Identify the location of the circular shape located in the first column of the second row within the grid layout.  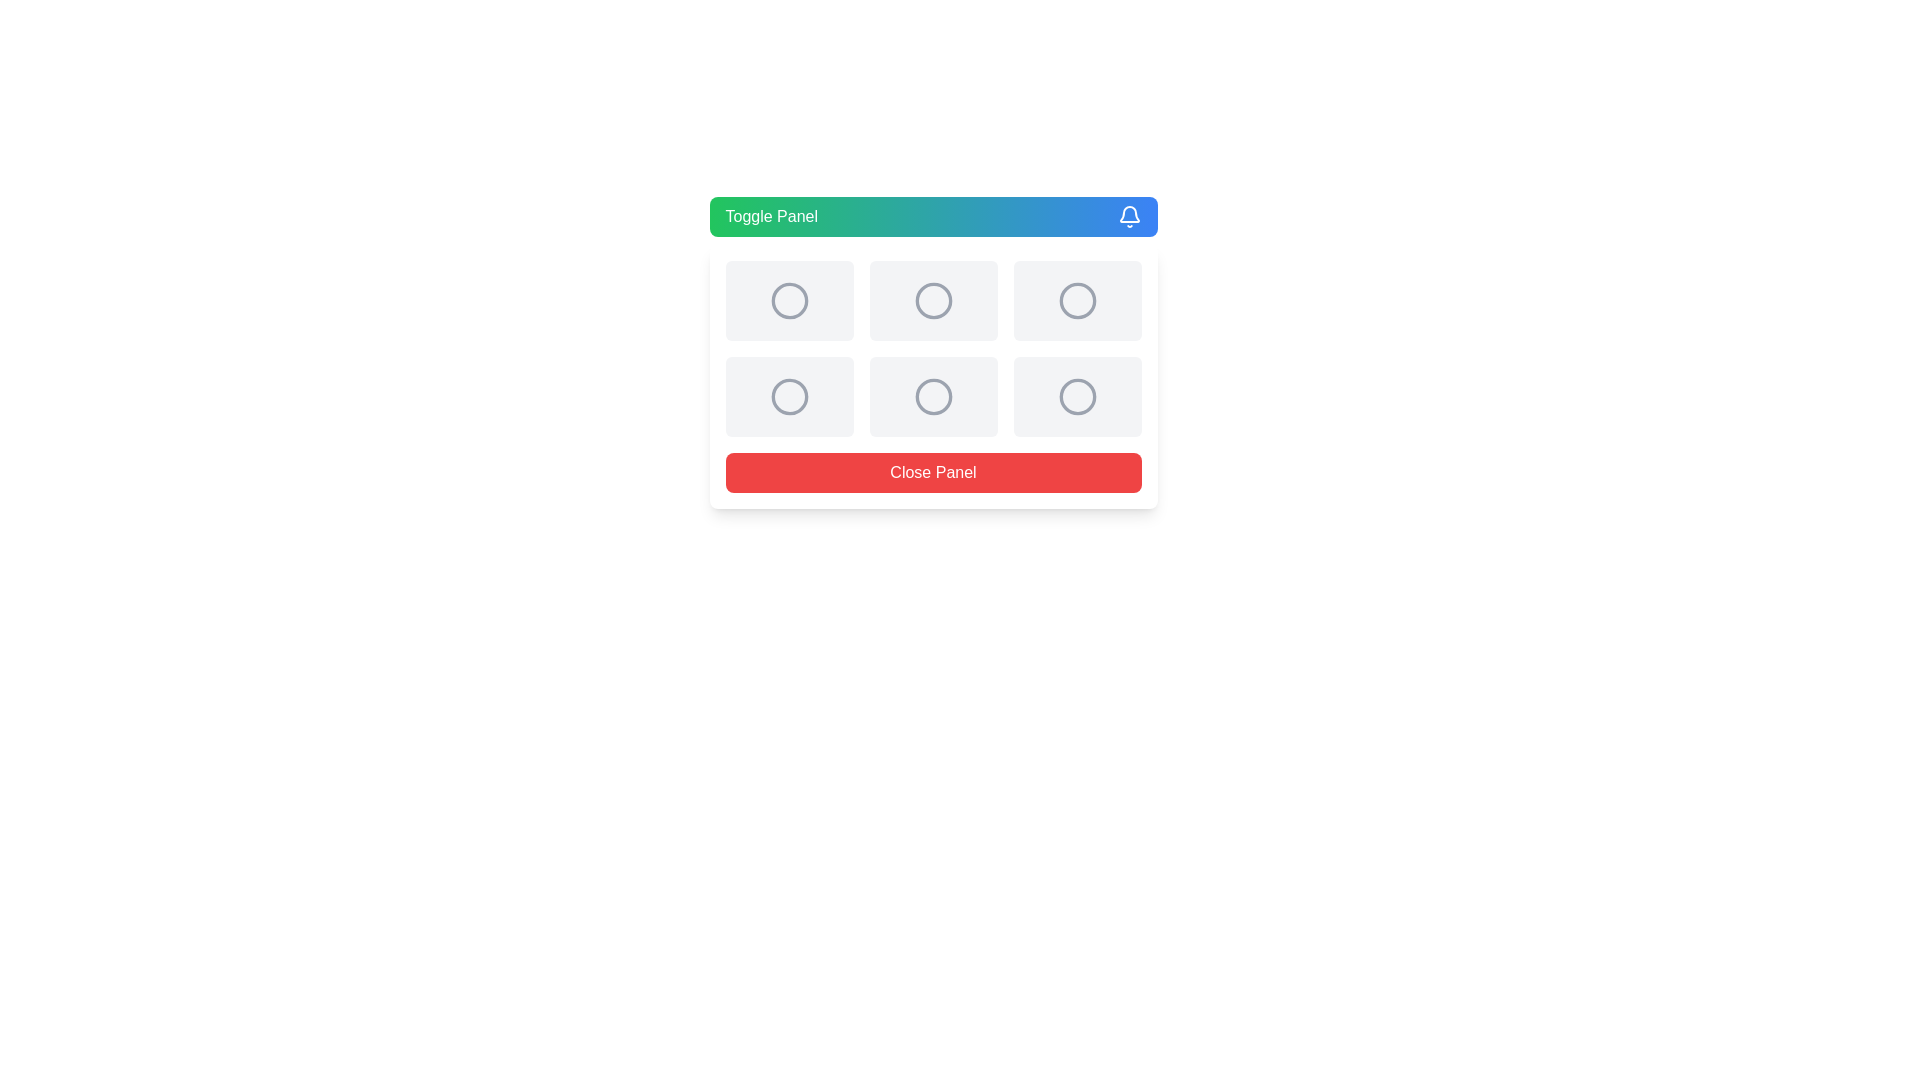
(788, 397).